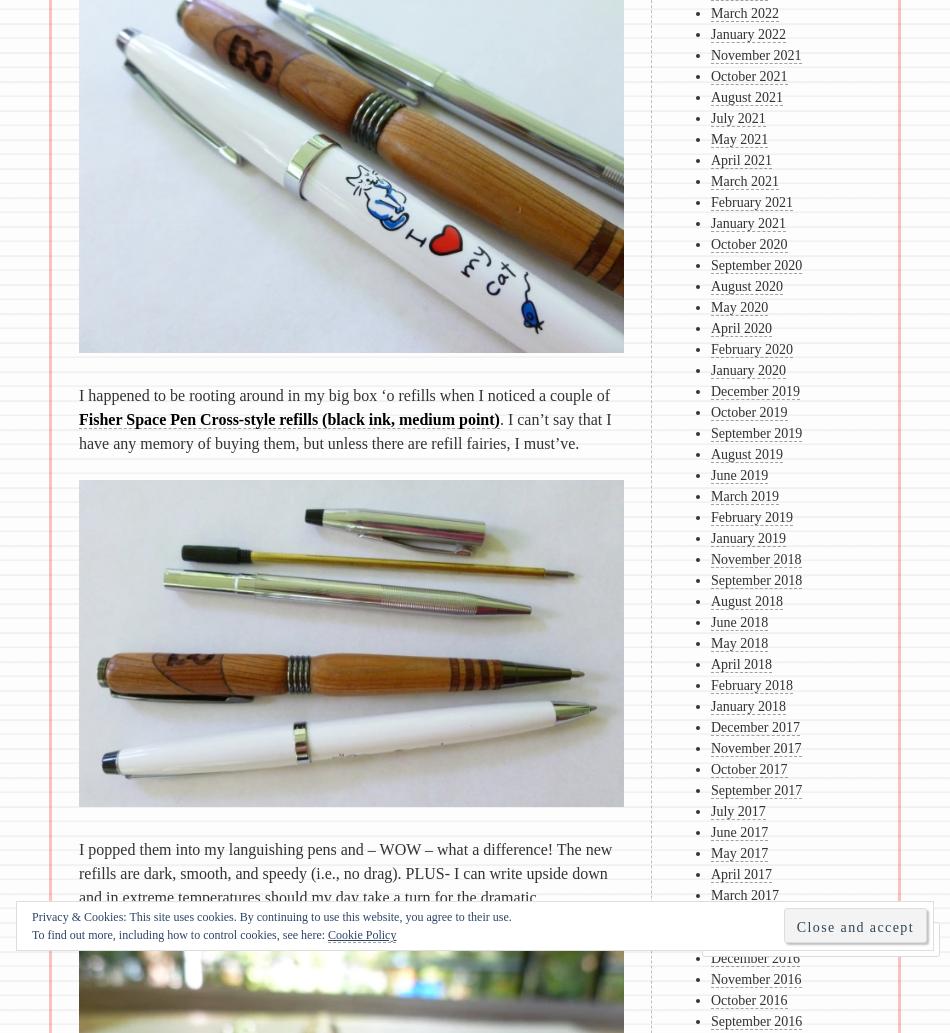 The width and height of the screenshot is (950, 1033). I want to click on 'January 2017', so click(747, 936).